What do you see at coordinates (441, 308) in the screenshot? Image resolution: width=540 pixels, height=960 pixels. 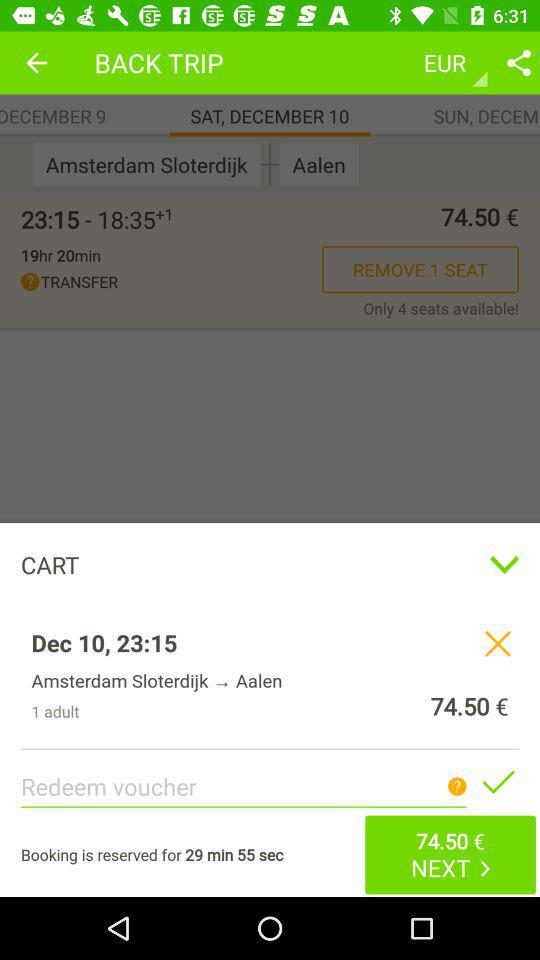 I see `icon next to transfer` at bounding box center [441, 308].